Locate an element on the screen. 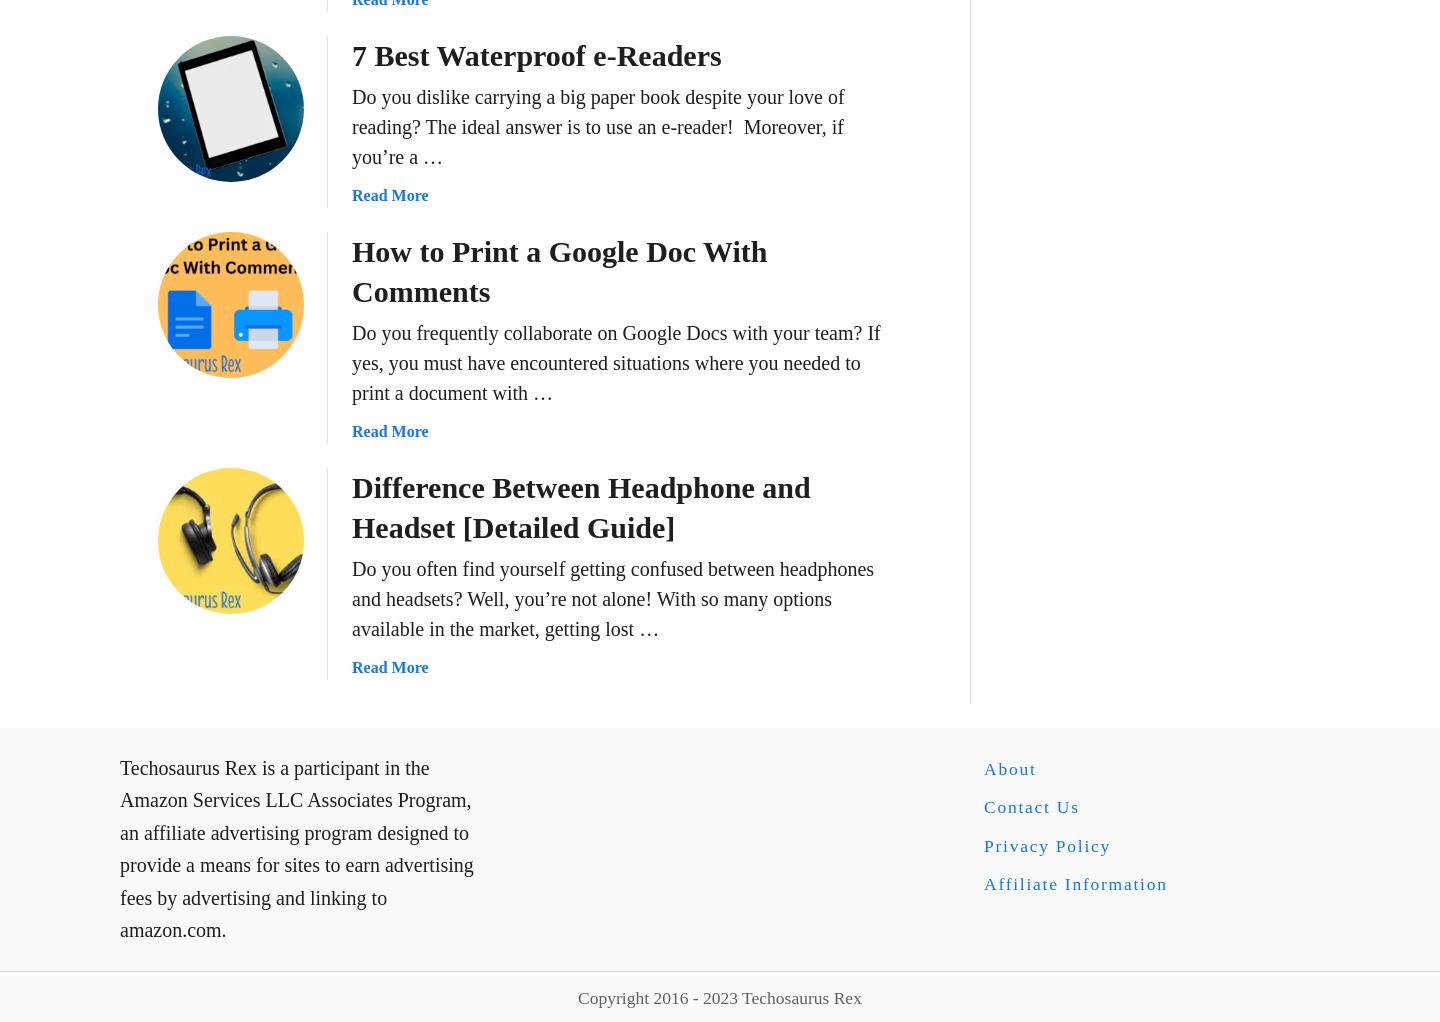 This screenshot has height=1022, width=1440. 'Copyright 2016 - 2023 Techosaurus Rex' is located at coordinates (578, 996).